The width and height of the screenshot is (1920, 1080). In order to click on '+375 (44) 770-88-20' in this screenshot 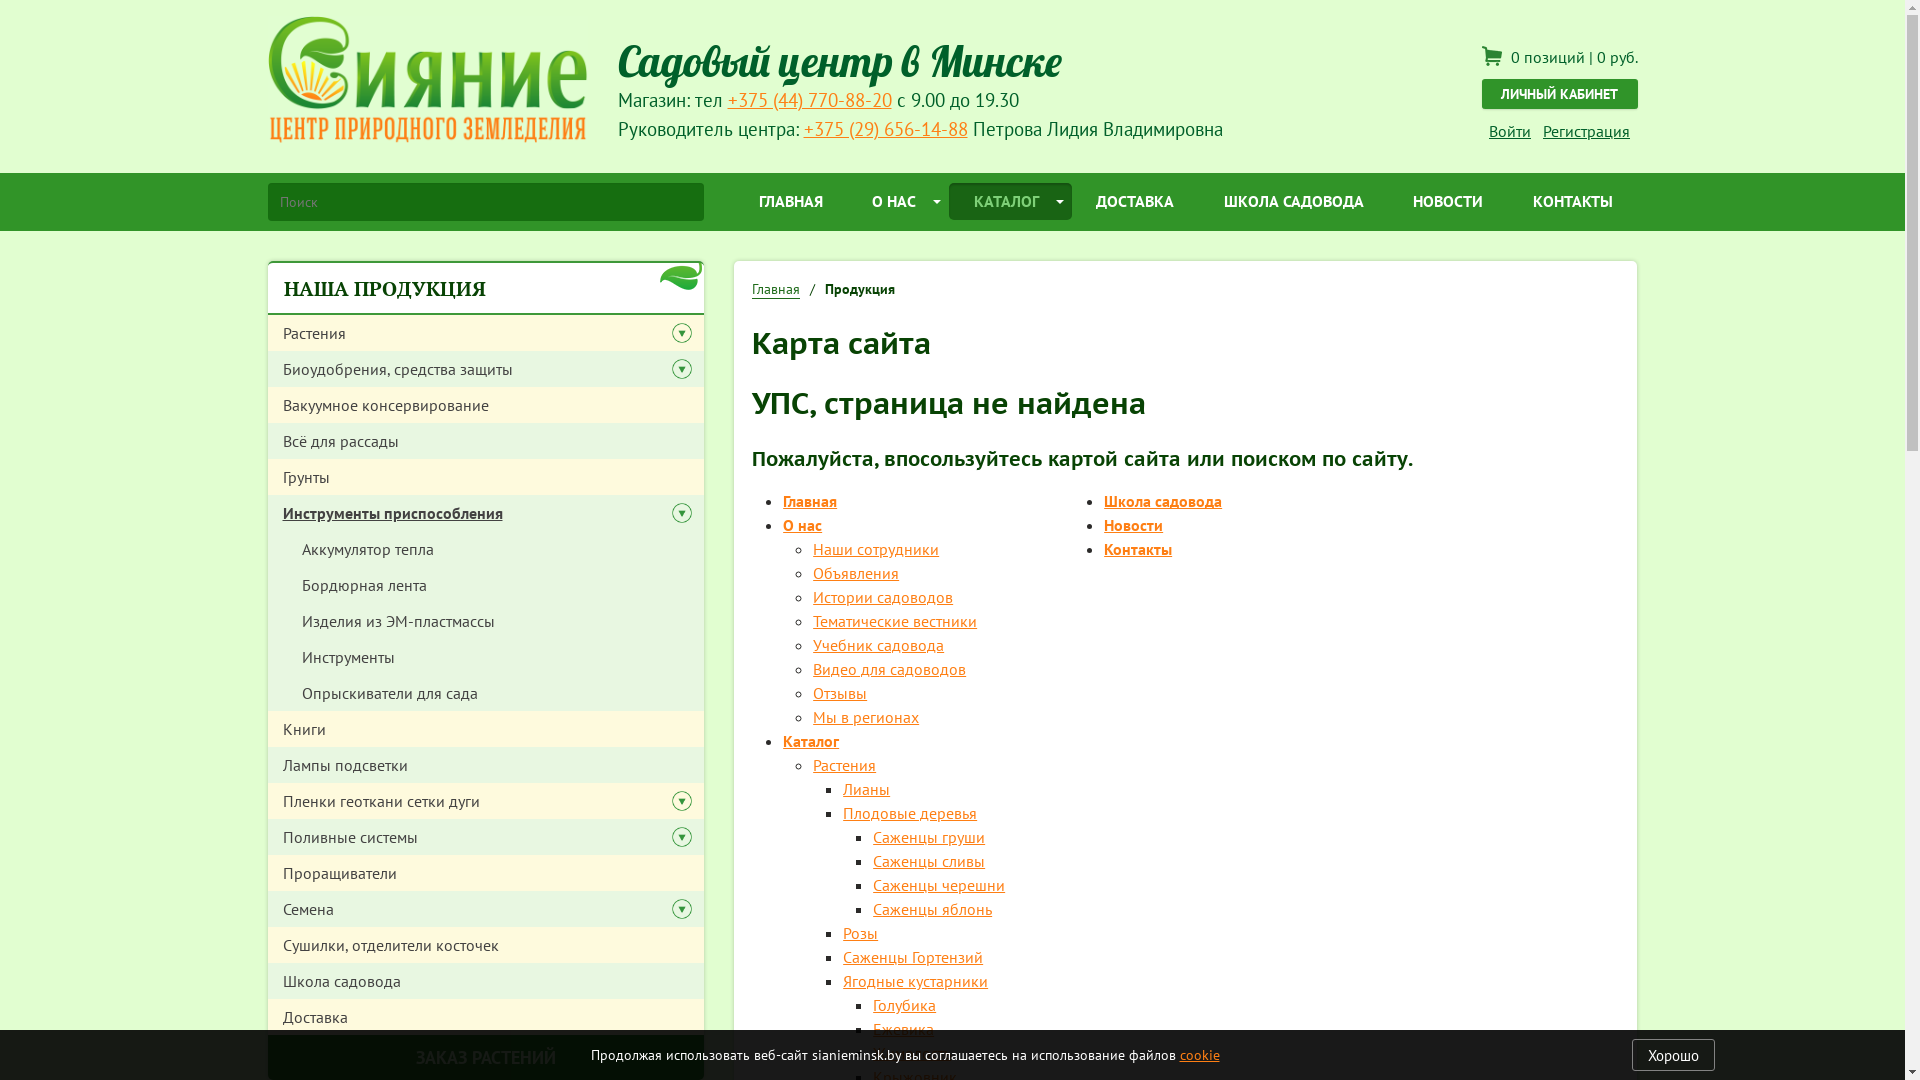, I will do `click(810, 99)`.